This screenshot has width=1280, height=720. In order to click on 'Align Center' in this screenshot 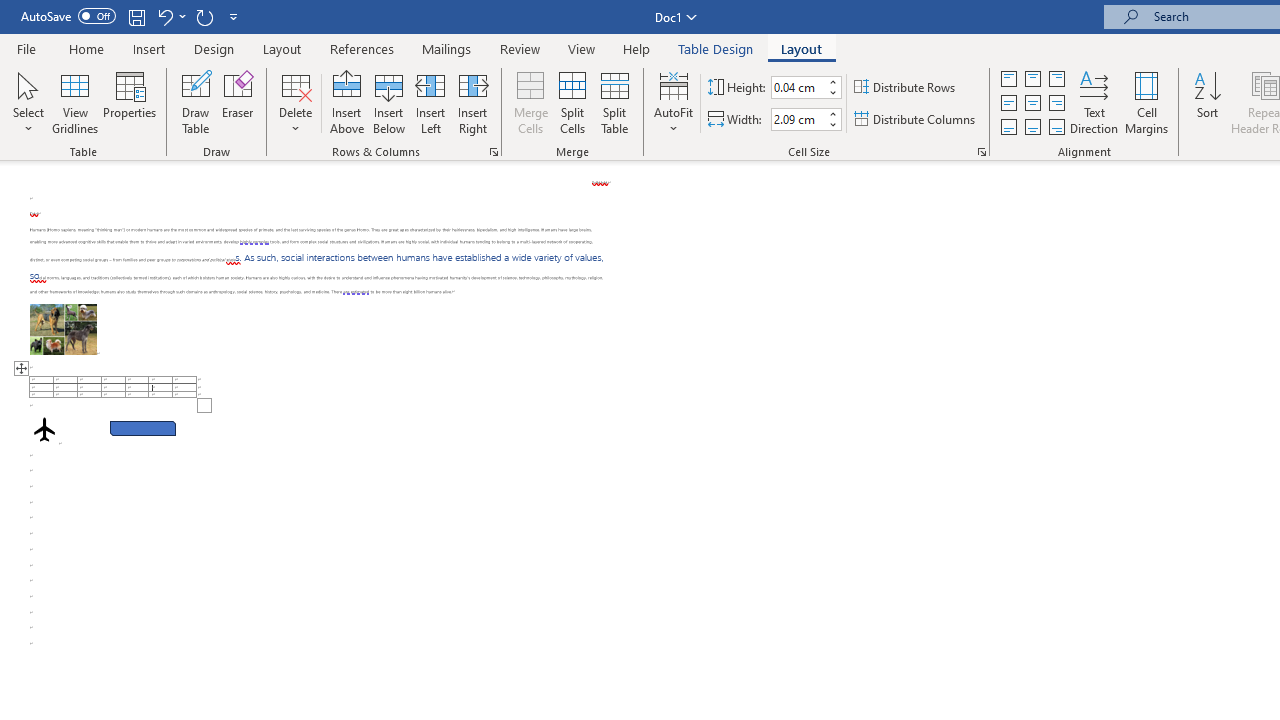, I will do `click(1032, 103)`.